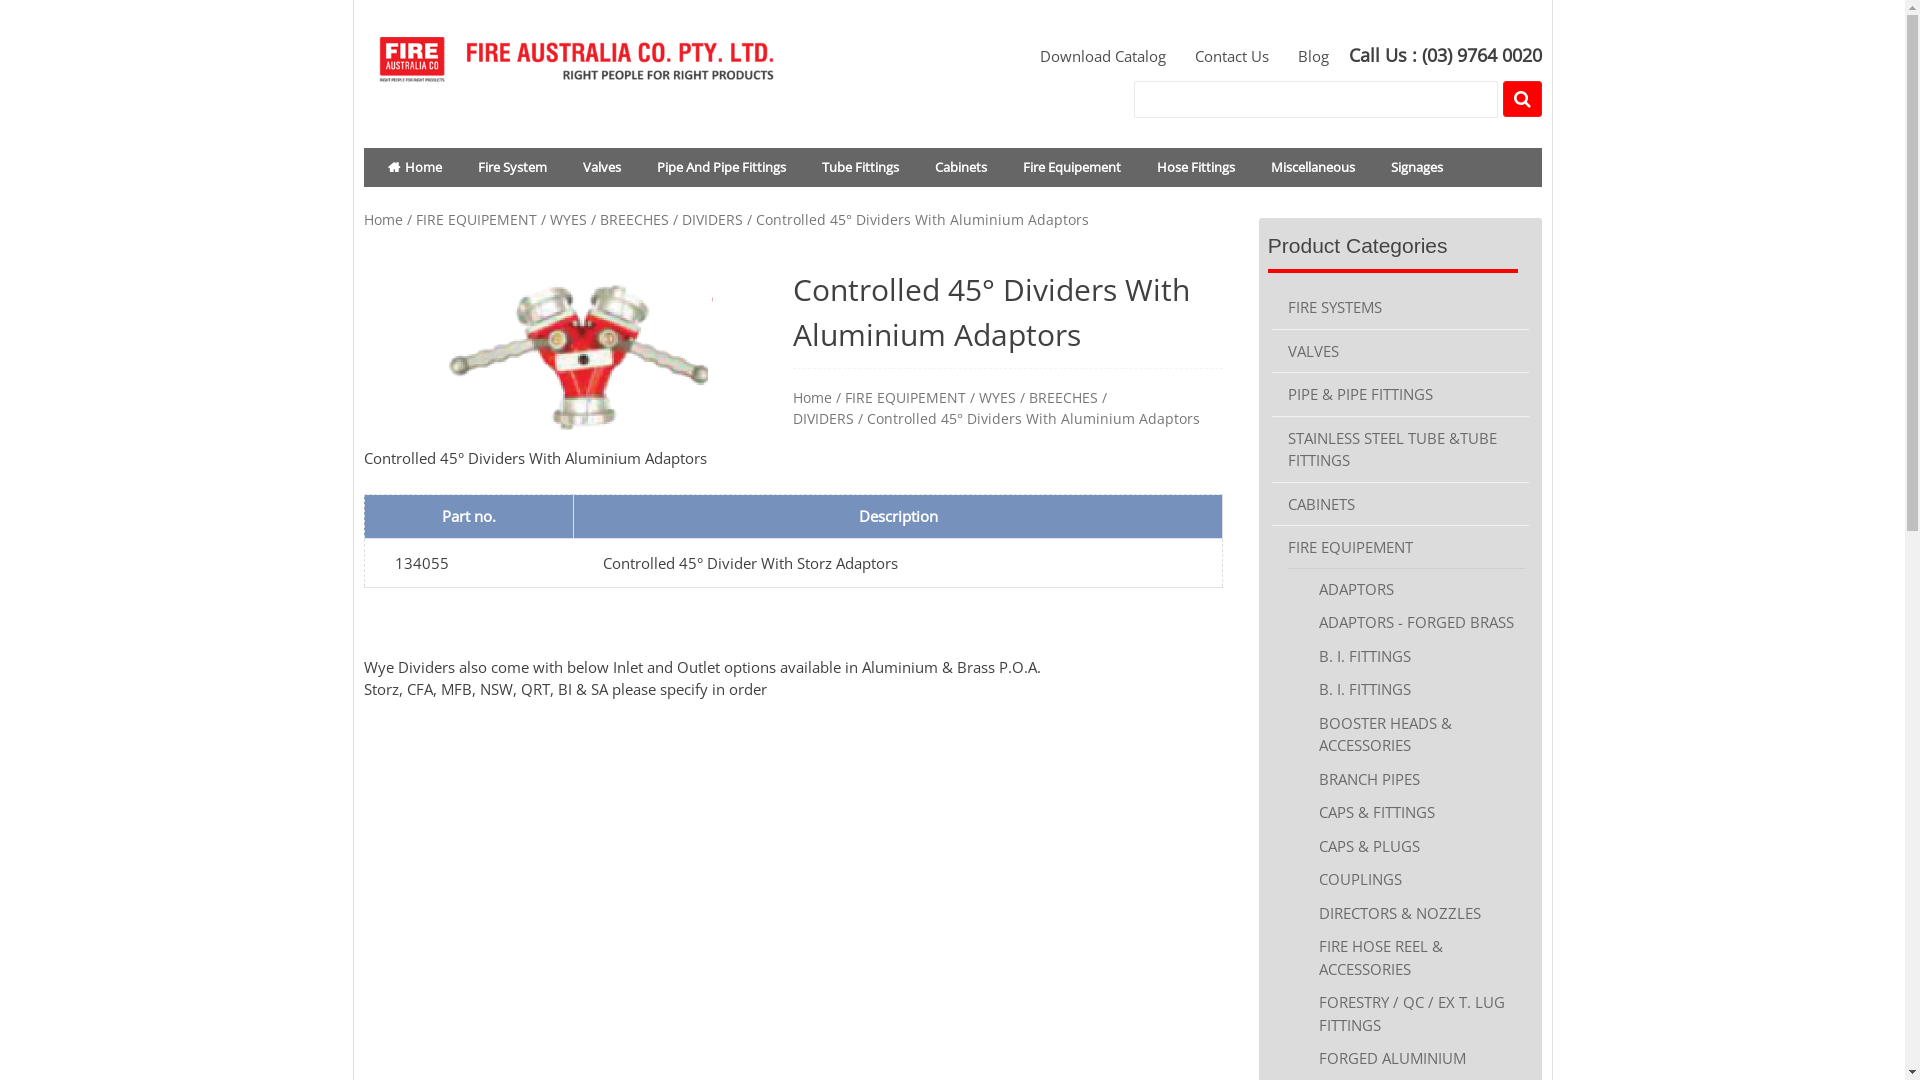 The image size is (1920, 1080). What do you see at coordinates (1287, 448) in the screenshot?
I see `'STAINLESS STEEL TUBE &TUBE FITTINGS'` at bounding box center [1287, 448].